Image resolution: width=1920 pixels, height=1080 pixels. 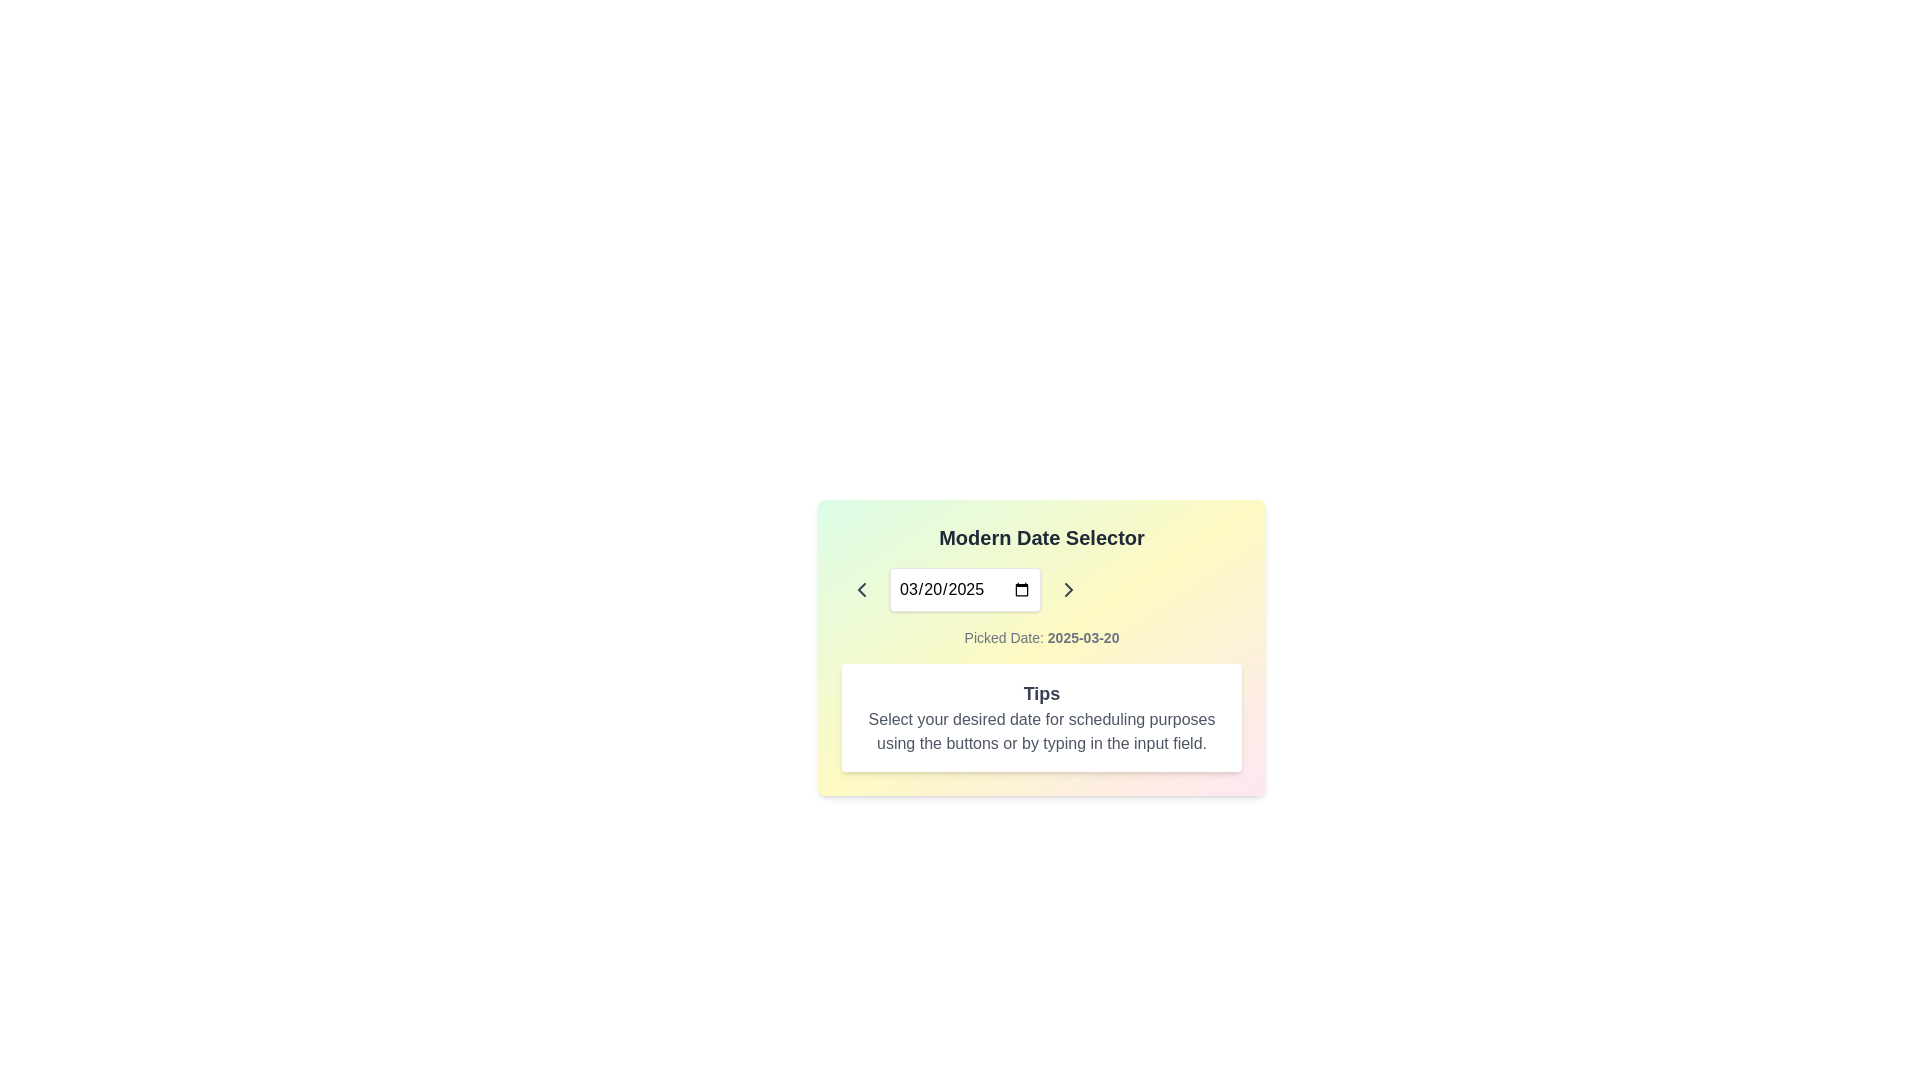 What do you see at coordinates (1040, 637) in the screenshot?
I see `the Static Text displaying the selected date '03/20/2025', located below the input field and above the 'Tips' section in the 'Modern Date Selector' card` at bounding box center [1040, 637].